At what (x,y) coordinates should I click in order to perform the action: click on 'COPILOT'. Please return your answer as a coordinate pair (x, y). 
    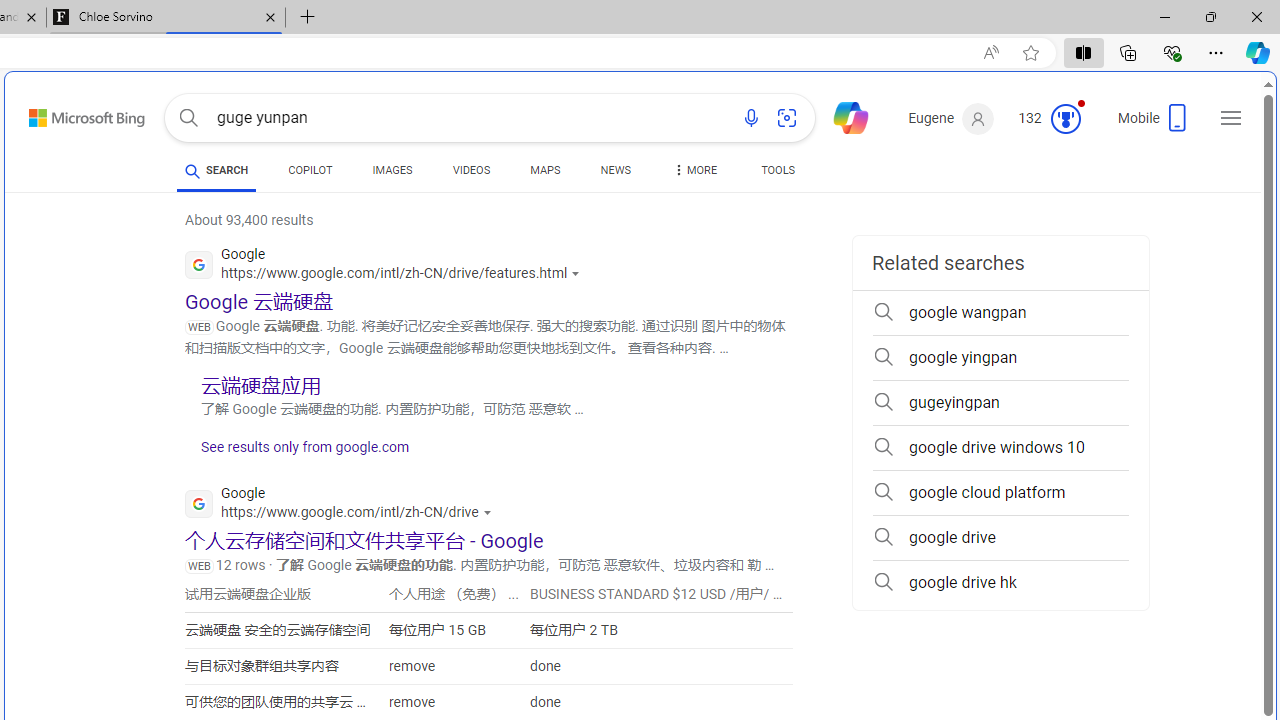
    Looking at the image, I should click on (309, 172).